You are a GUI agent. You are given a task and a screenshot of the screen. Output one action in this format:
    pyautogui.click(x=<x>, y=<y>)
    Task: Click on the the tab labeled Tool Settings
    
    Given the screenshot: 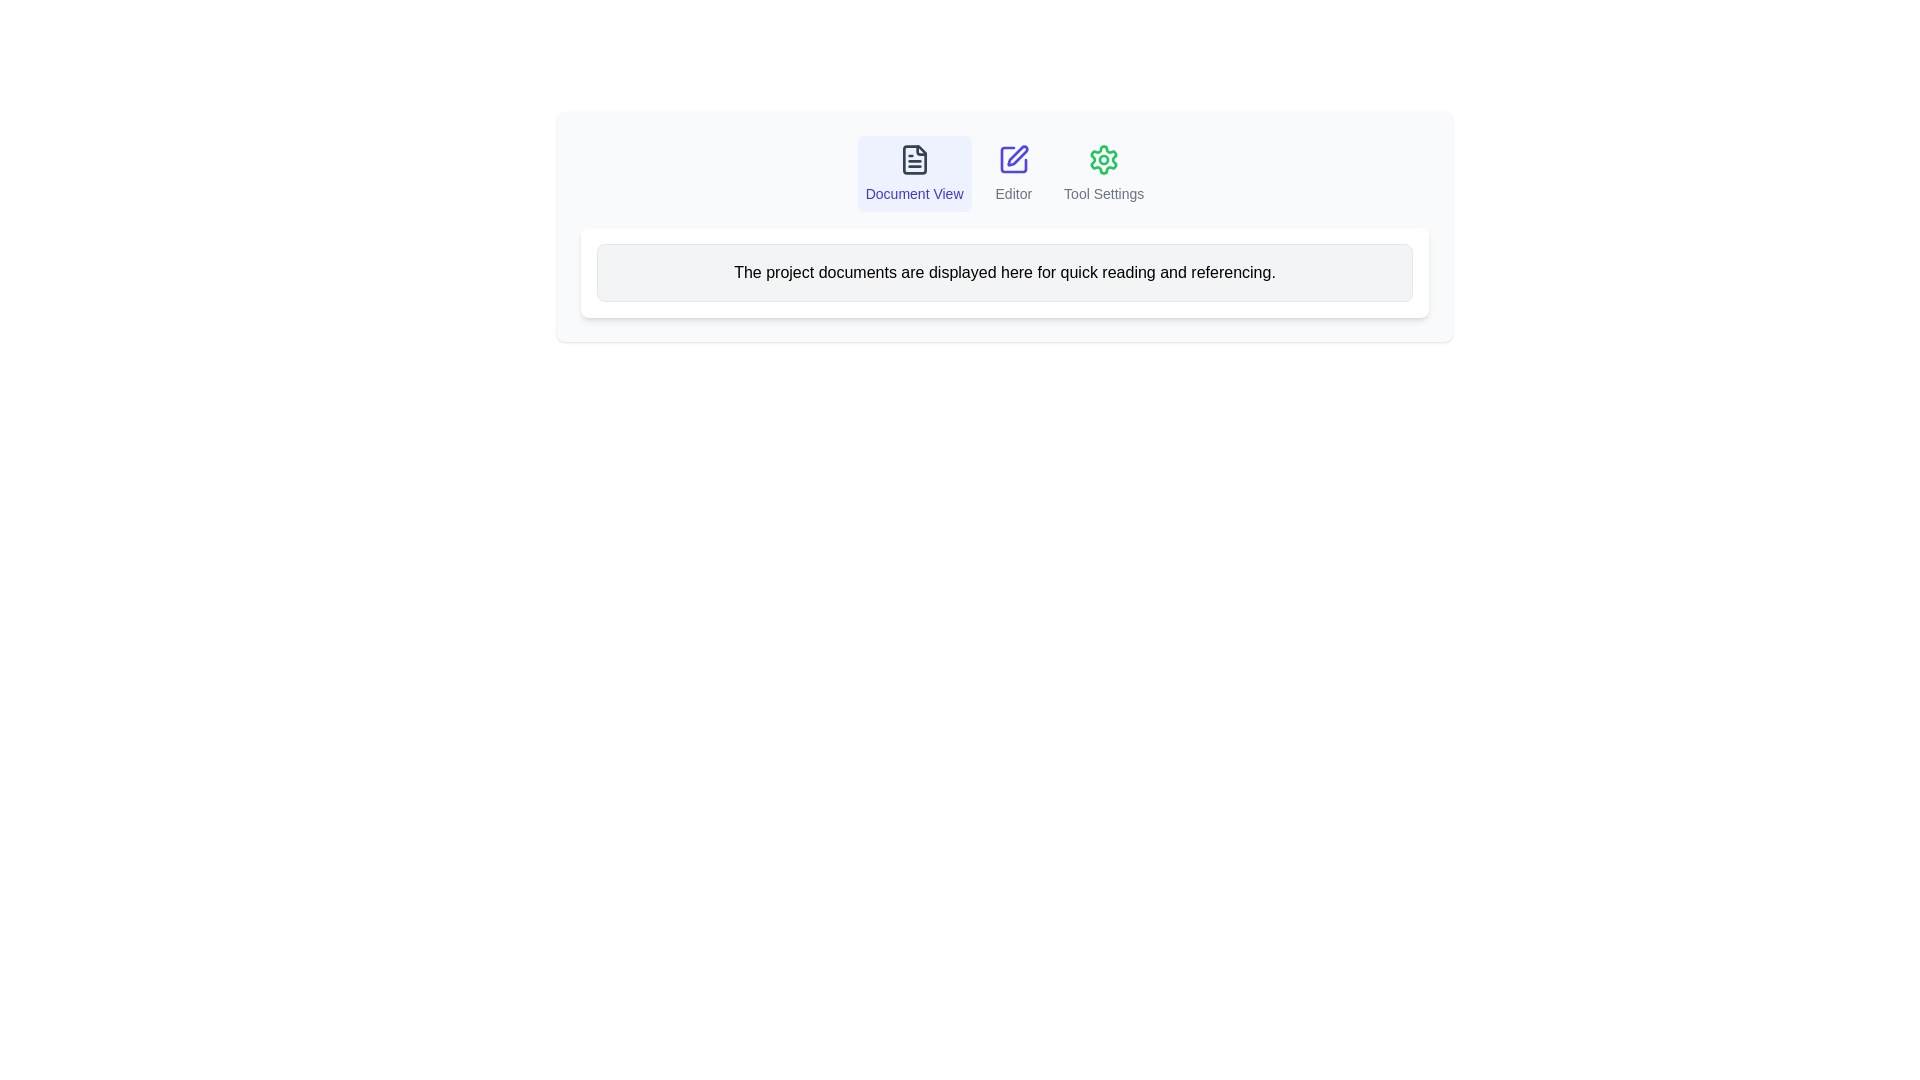 What is the action you would take?
    pyautogui.click(x=1103, y=172)
    